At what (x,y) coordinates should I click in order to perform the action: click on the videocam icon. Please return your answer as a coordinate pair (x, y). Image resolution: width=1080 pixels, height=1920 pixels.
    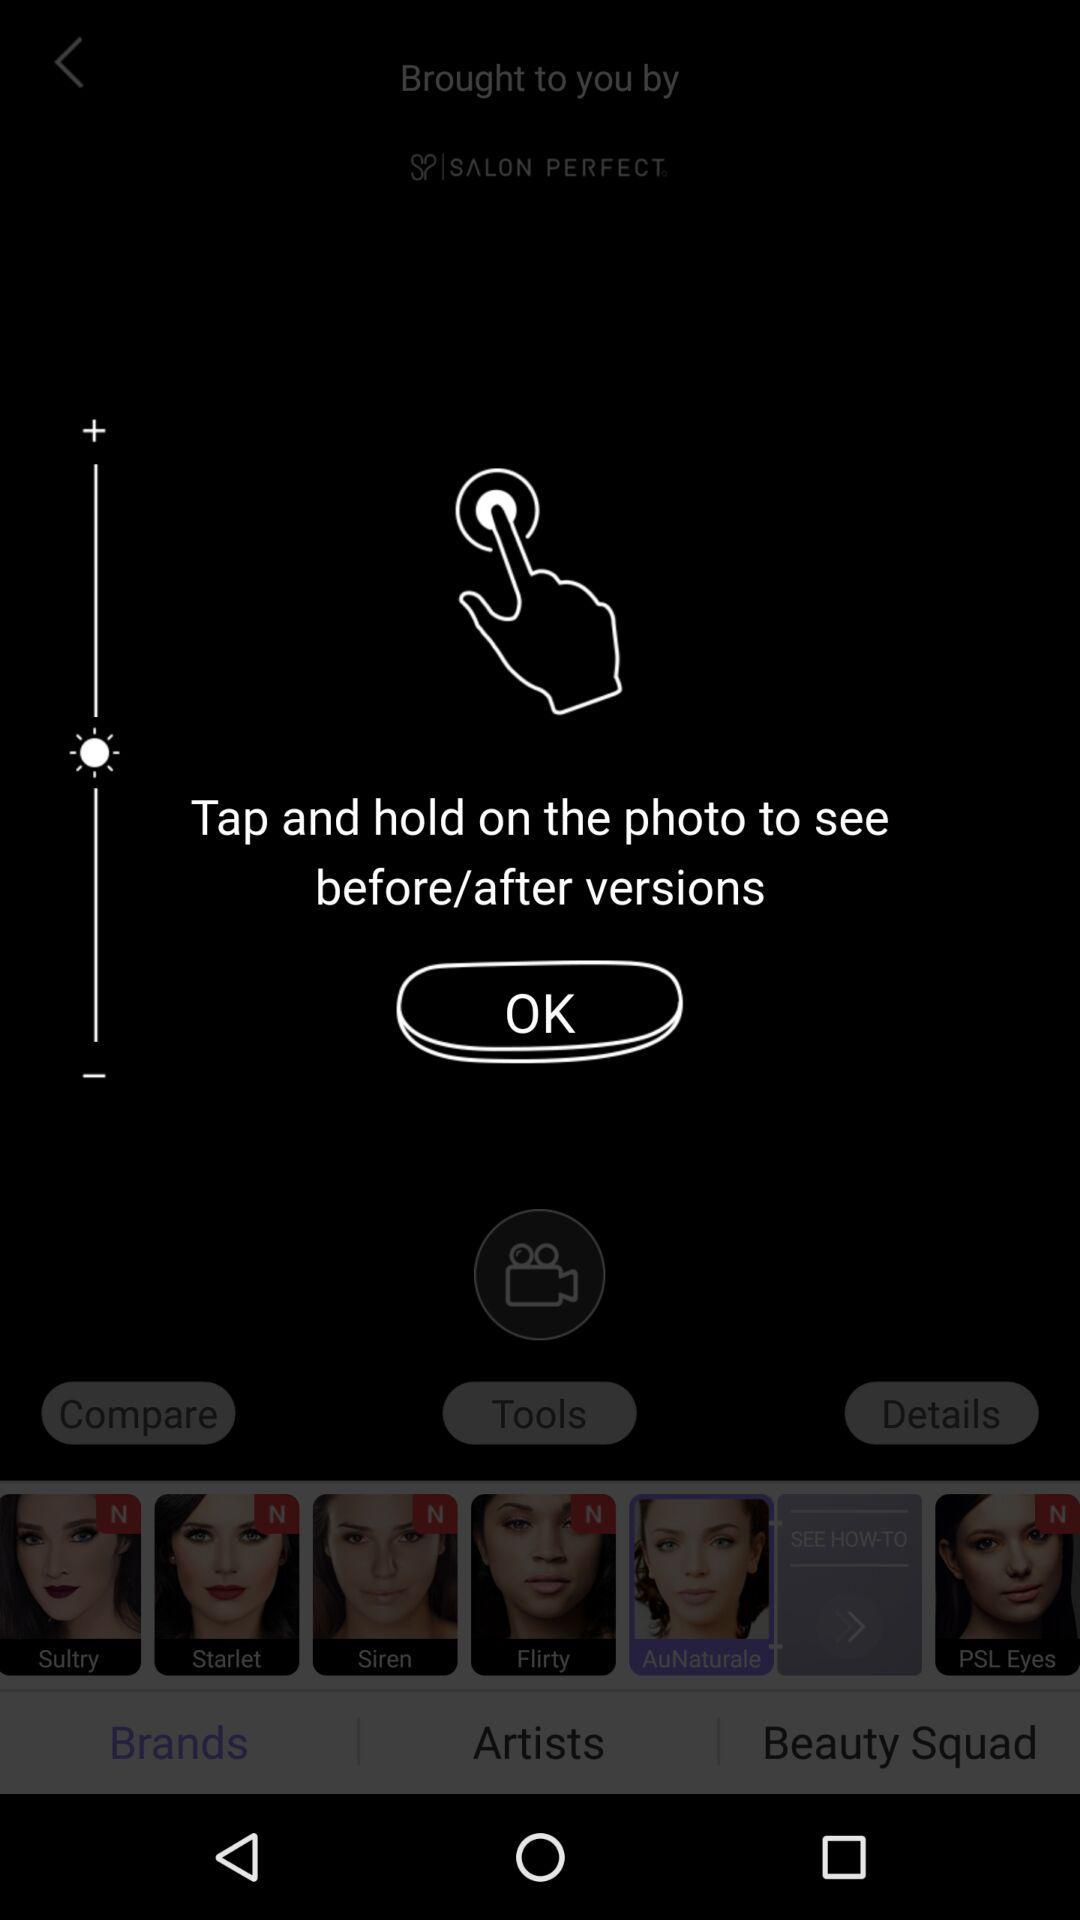
    Looking at the image, I should click on (538, 1363).